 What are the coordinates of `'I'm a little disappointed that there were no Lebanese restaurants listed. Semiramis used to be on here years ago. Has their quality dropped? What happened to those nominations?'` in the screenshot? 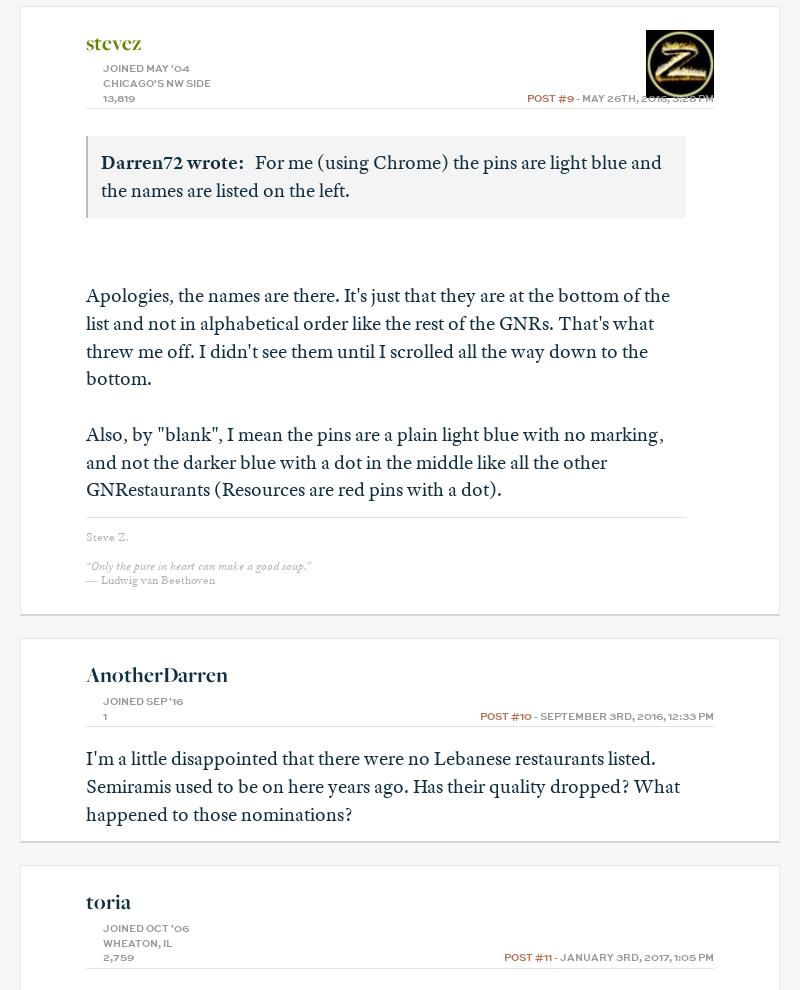 It's located at (382, 785).